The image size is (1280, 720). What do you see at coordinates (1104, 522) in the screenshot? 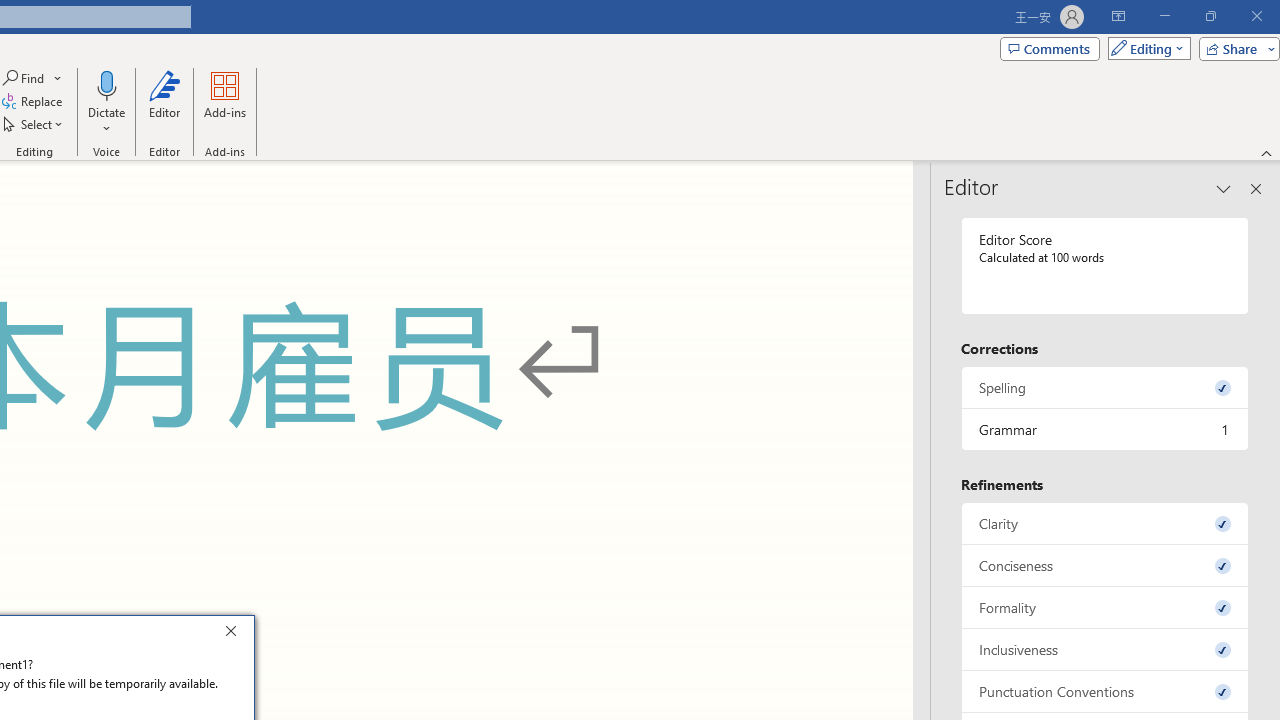
I see `'Clarity, 0 issues. Press space or enter to review items.'` at bounding box center [1104, 522].